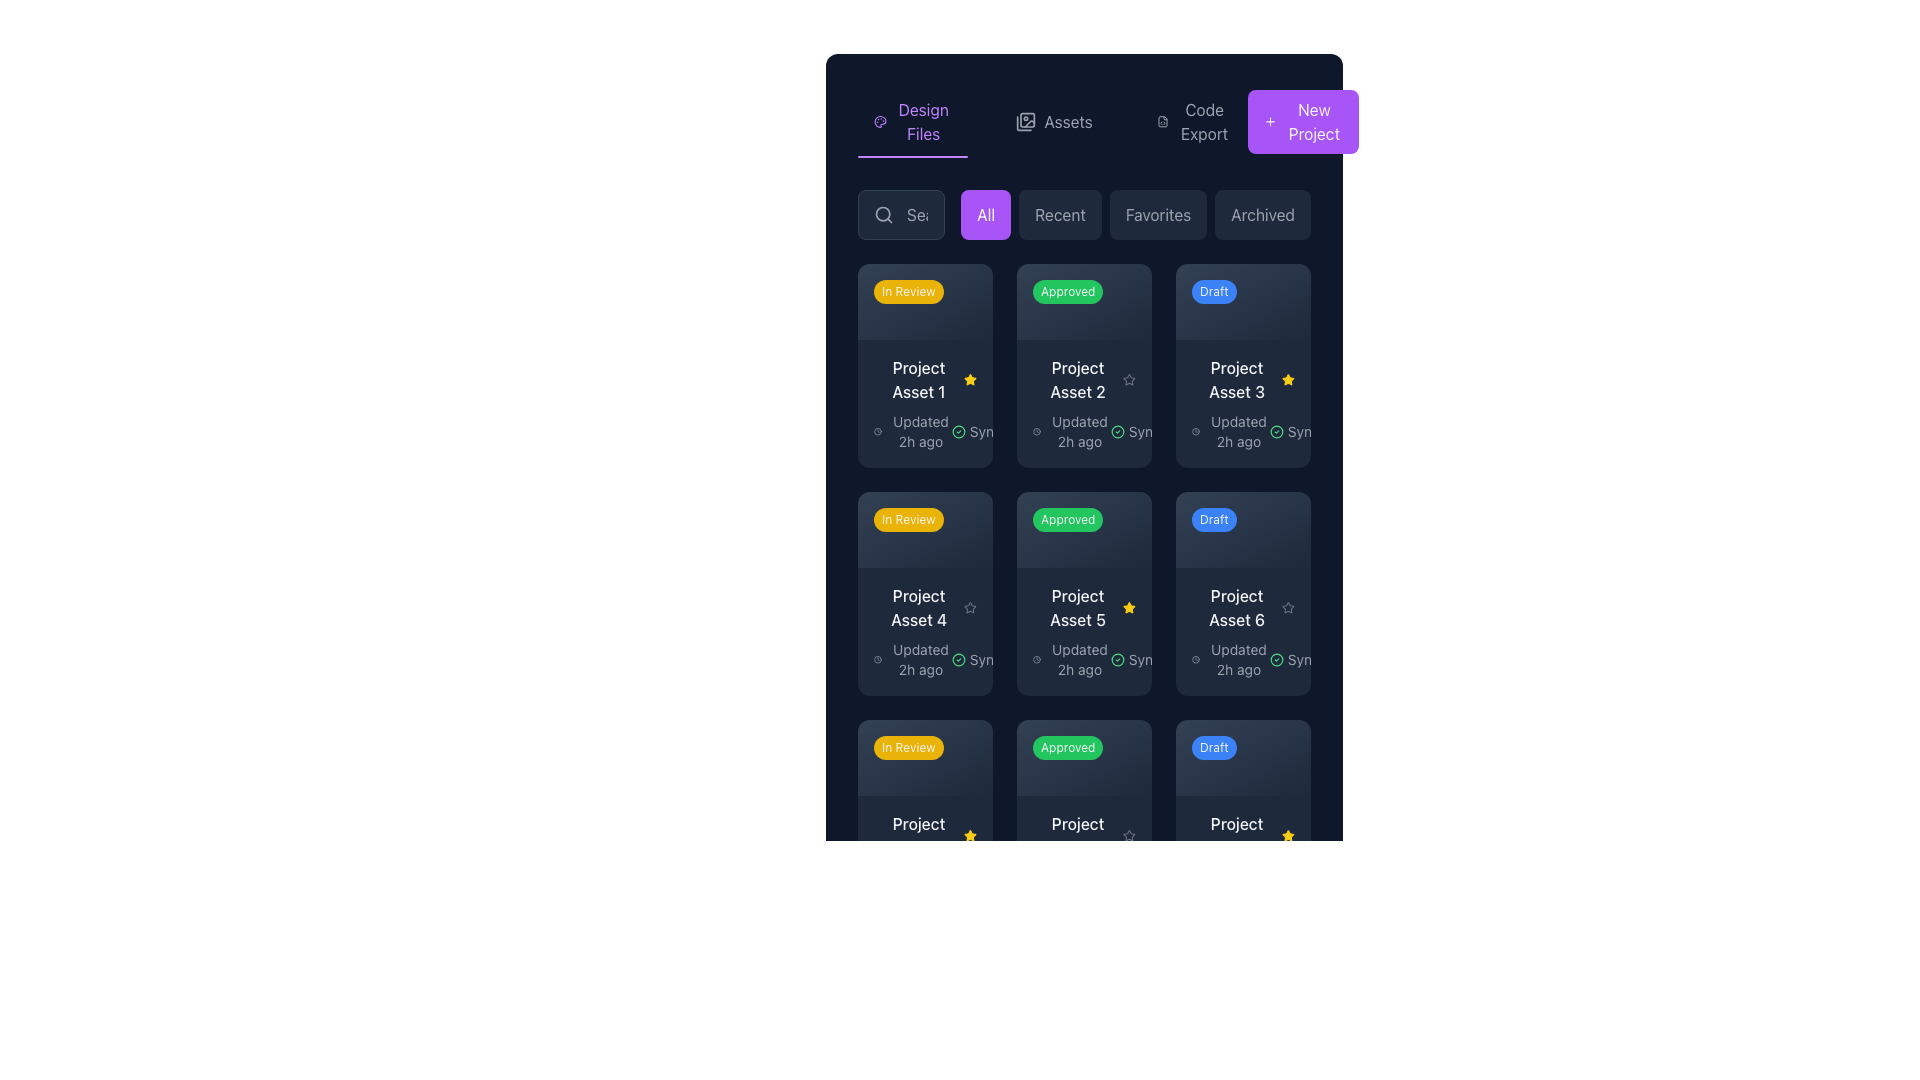  What do you see at coordinates (1143, 659) in the screenshot?
I see `the text label indicating the synchronization status of 'Project Asset 5', located at the bottom of the card in the status section of the second column, second row grid layout` at bounding box center [1143, 659].